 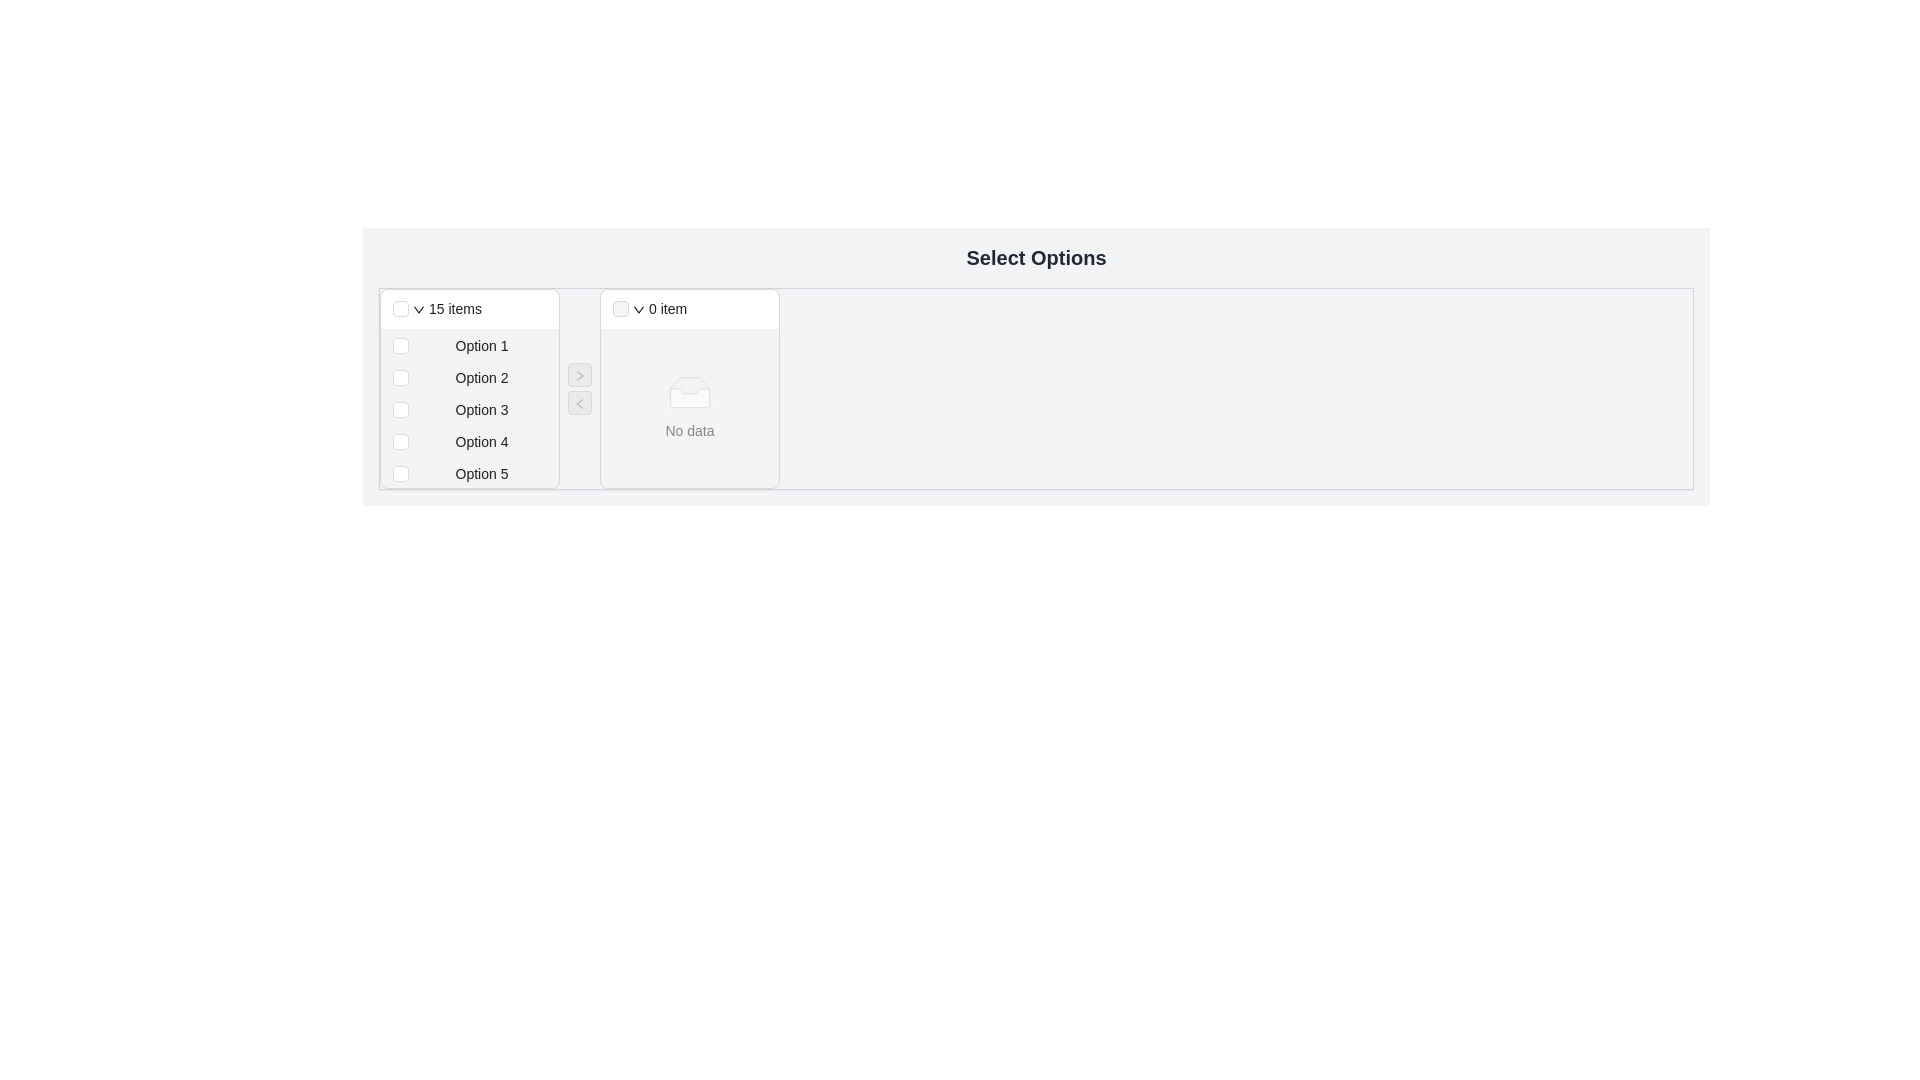 I want to click on the downward-facing arrow icon located in the top-left section of the list header displaying '15 items', so click(x=417, y=309).